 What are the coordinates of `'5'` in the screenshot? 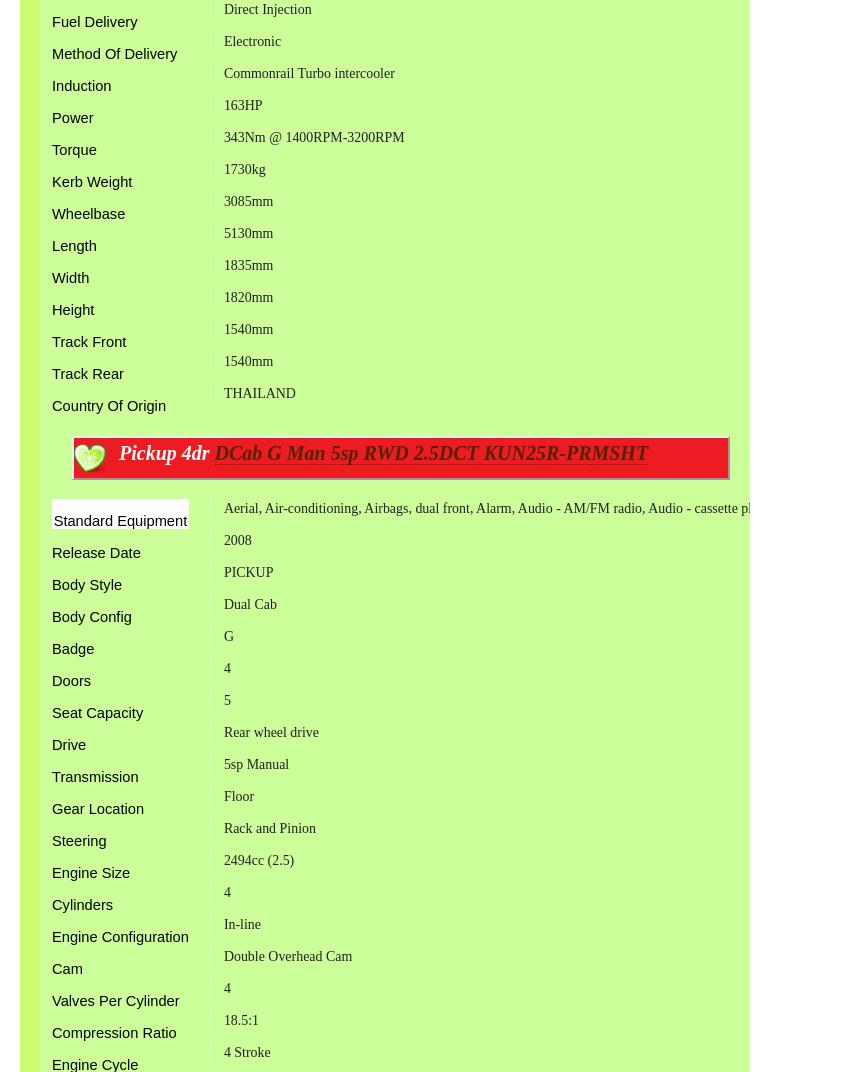 It's located at (225, 698).